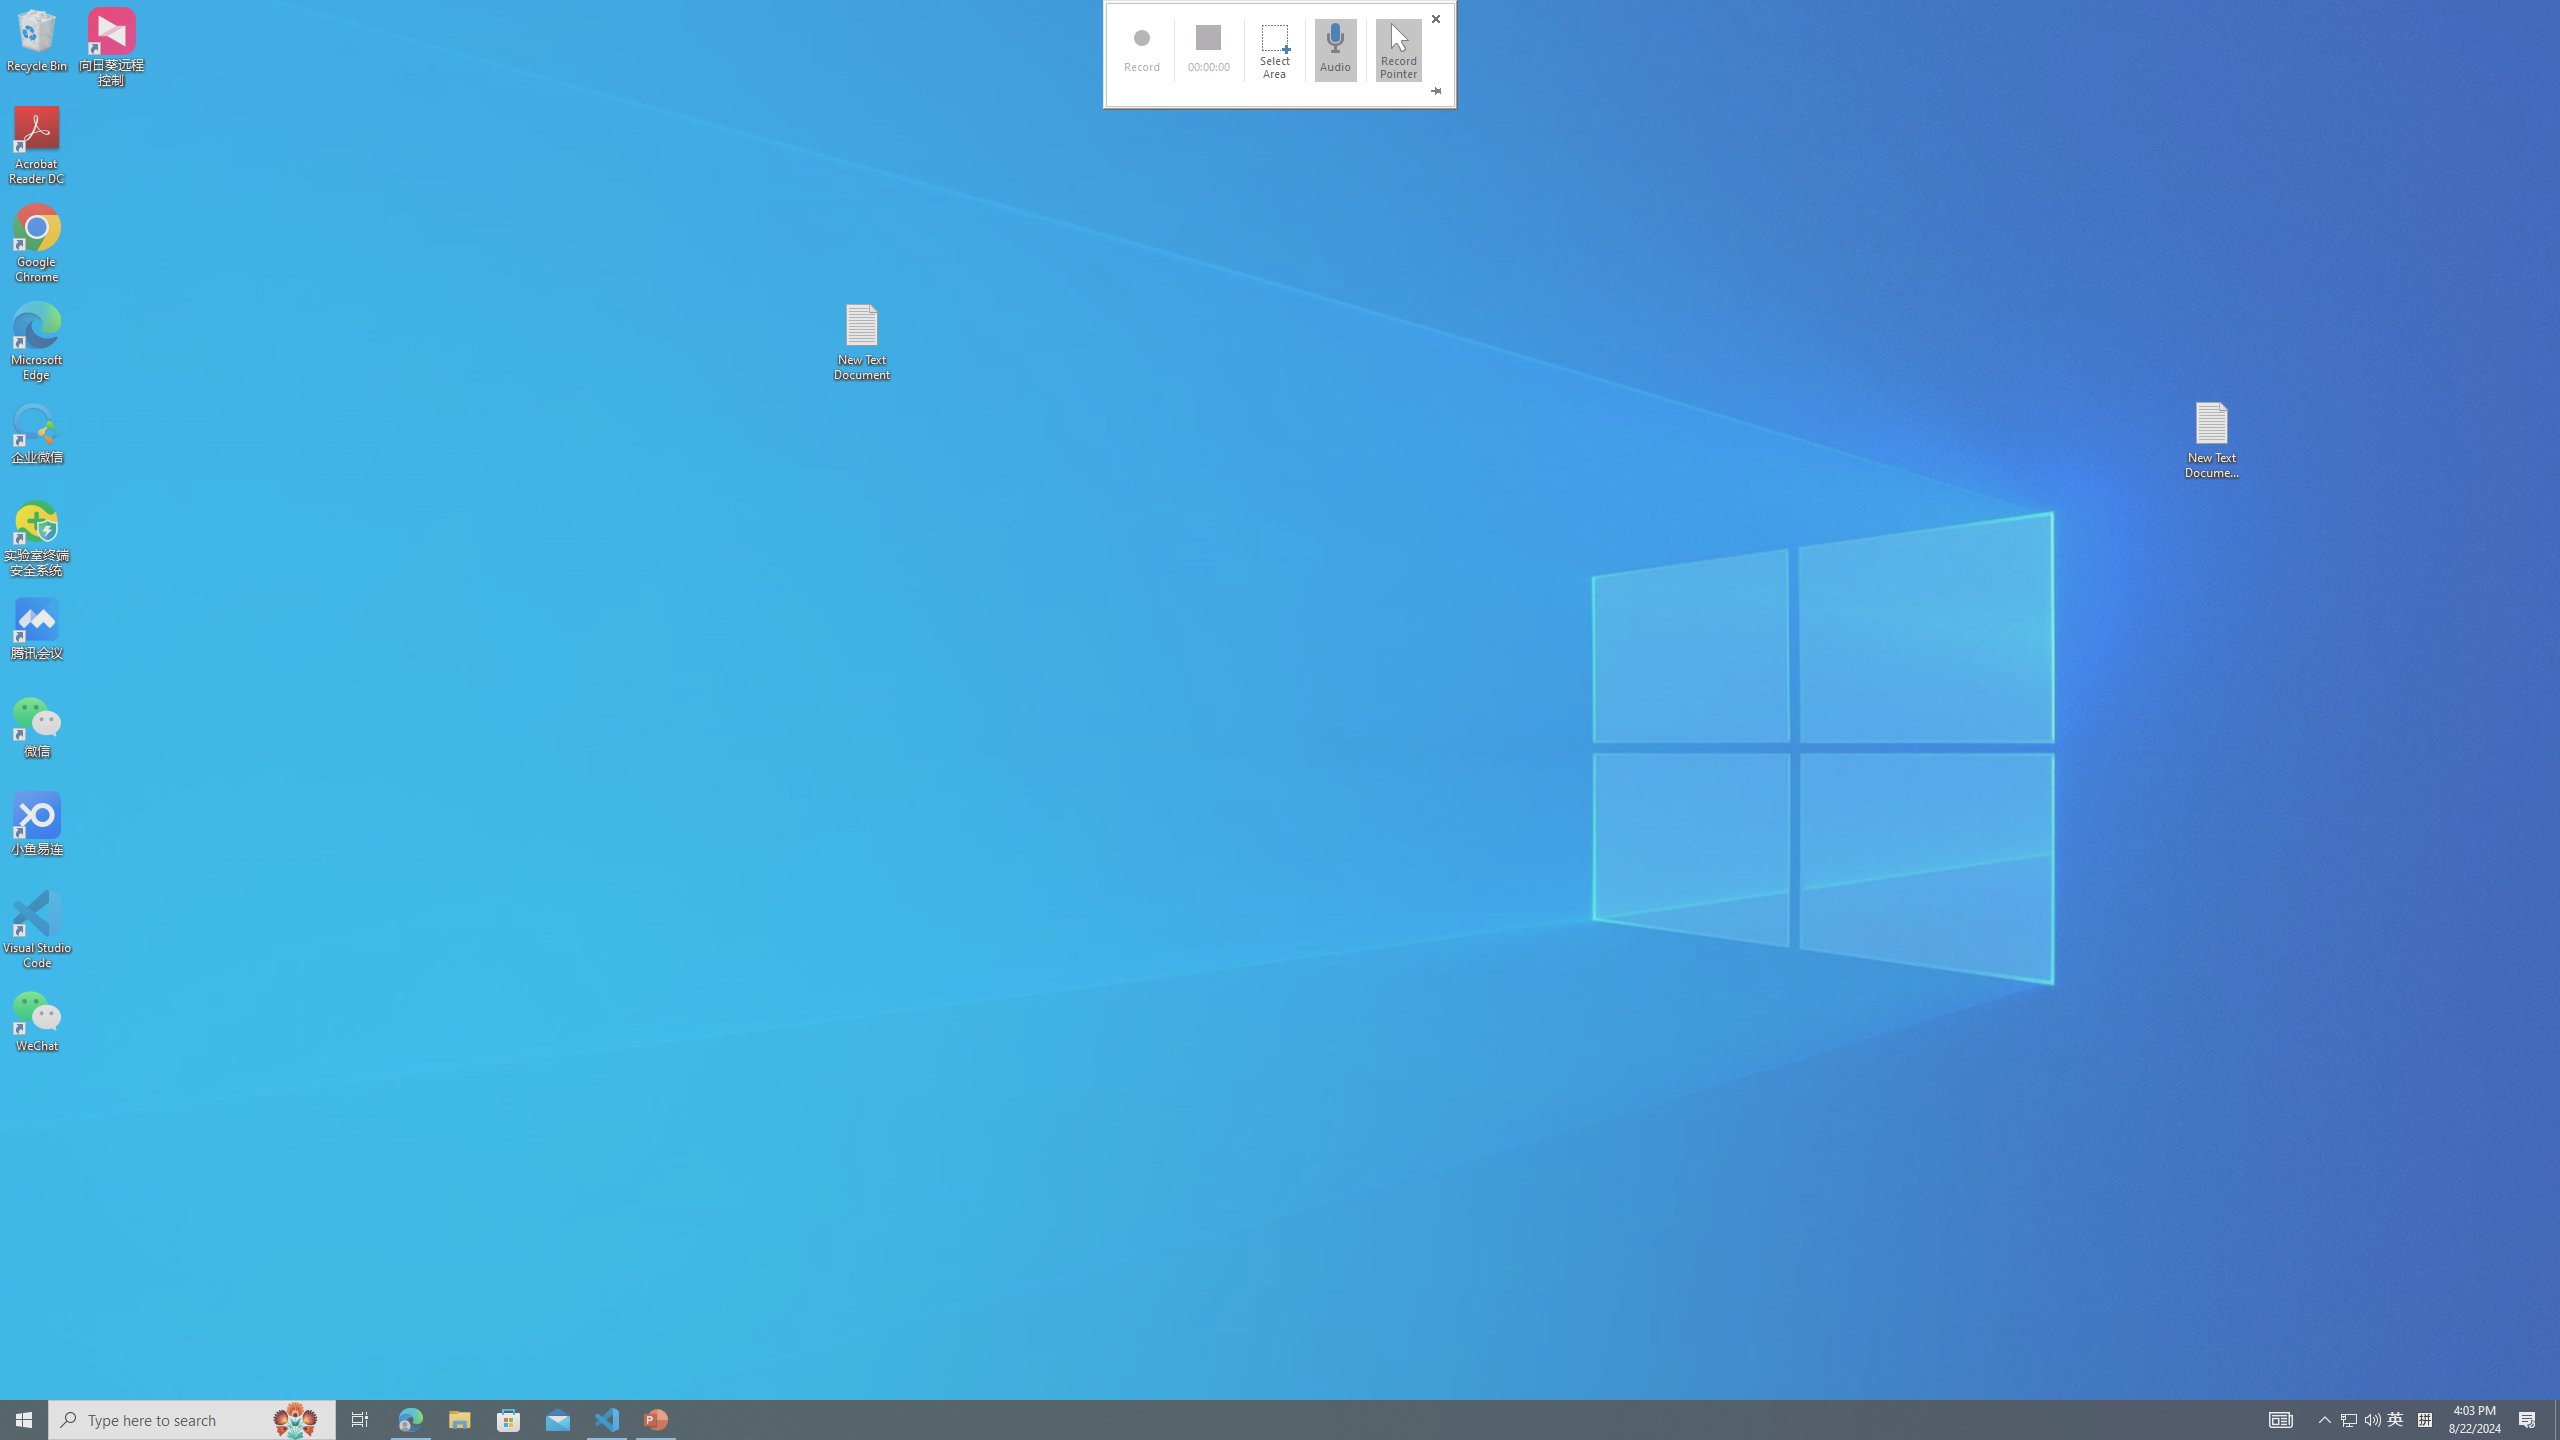 Image resolution: width=2560 pixels, height=1440 pixels. I want to click on 'Select Area', so click(1273, 49).